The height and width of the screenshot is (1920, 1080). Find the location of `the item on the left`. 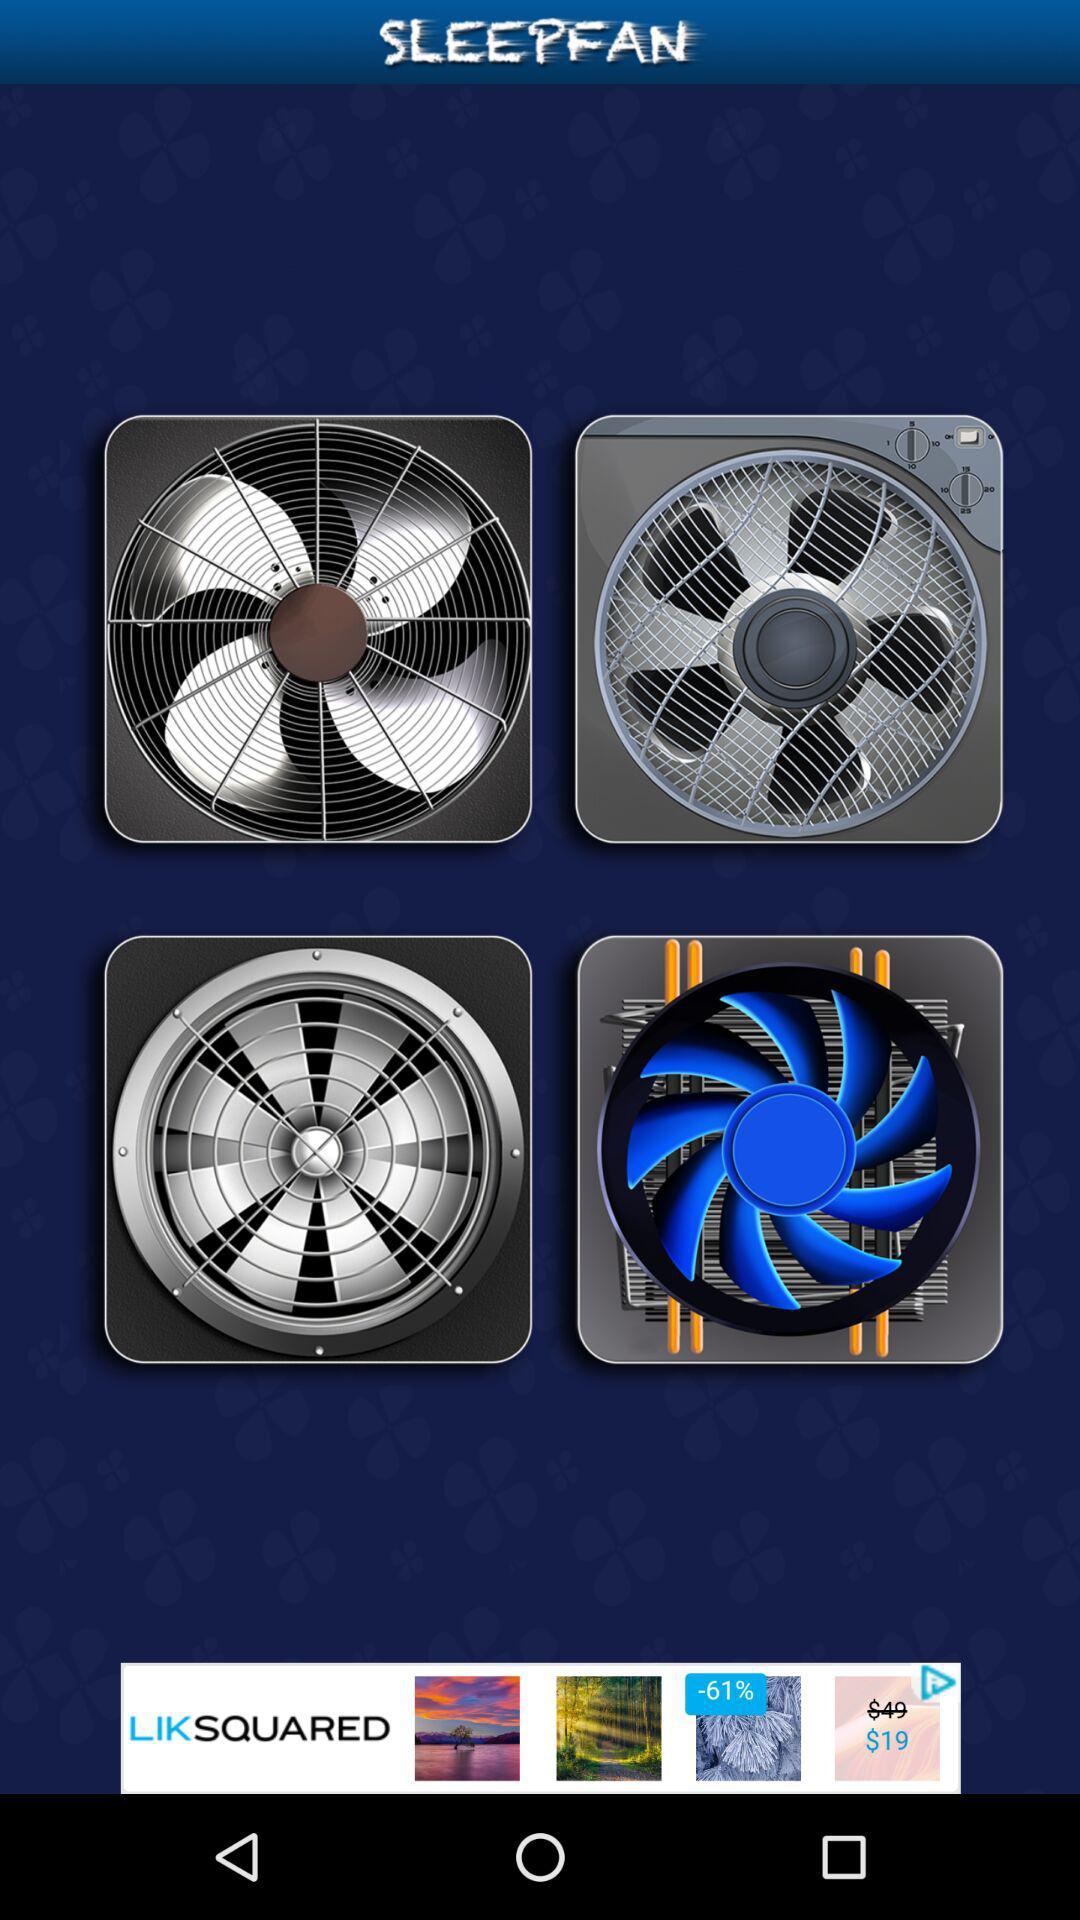

the item on the left is located at coordinates (304, 1157).